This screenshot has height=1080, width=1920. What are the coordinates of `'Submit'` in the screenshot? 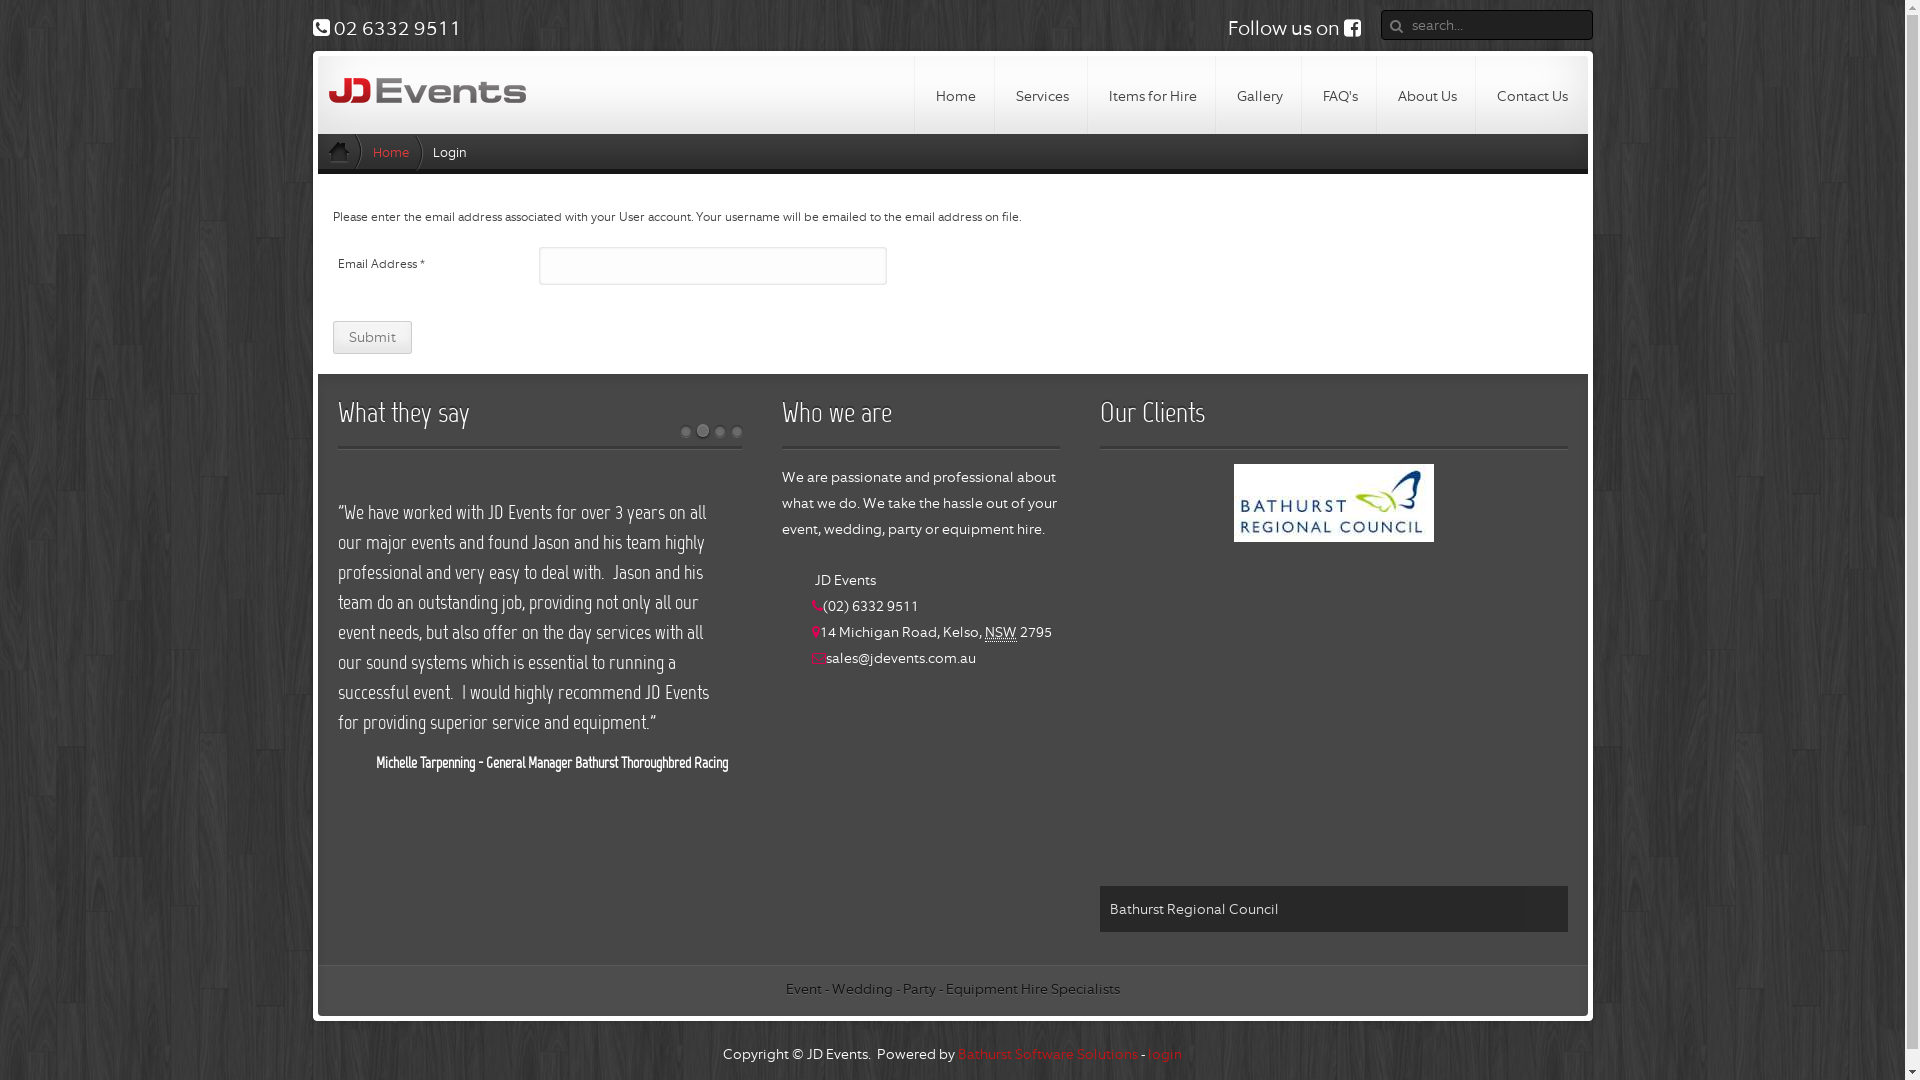 It's located at (371, 336).